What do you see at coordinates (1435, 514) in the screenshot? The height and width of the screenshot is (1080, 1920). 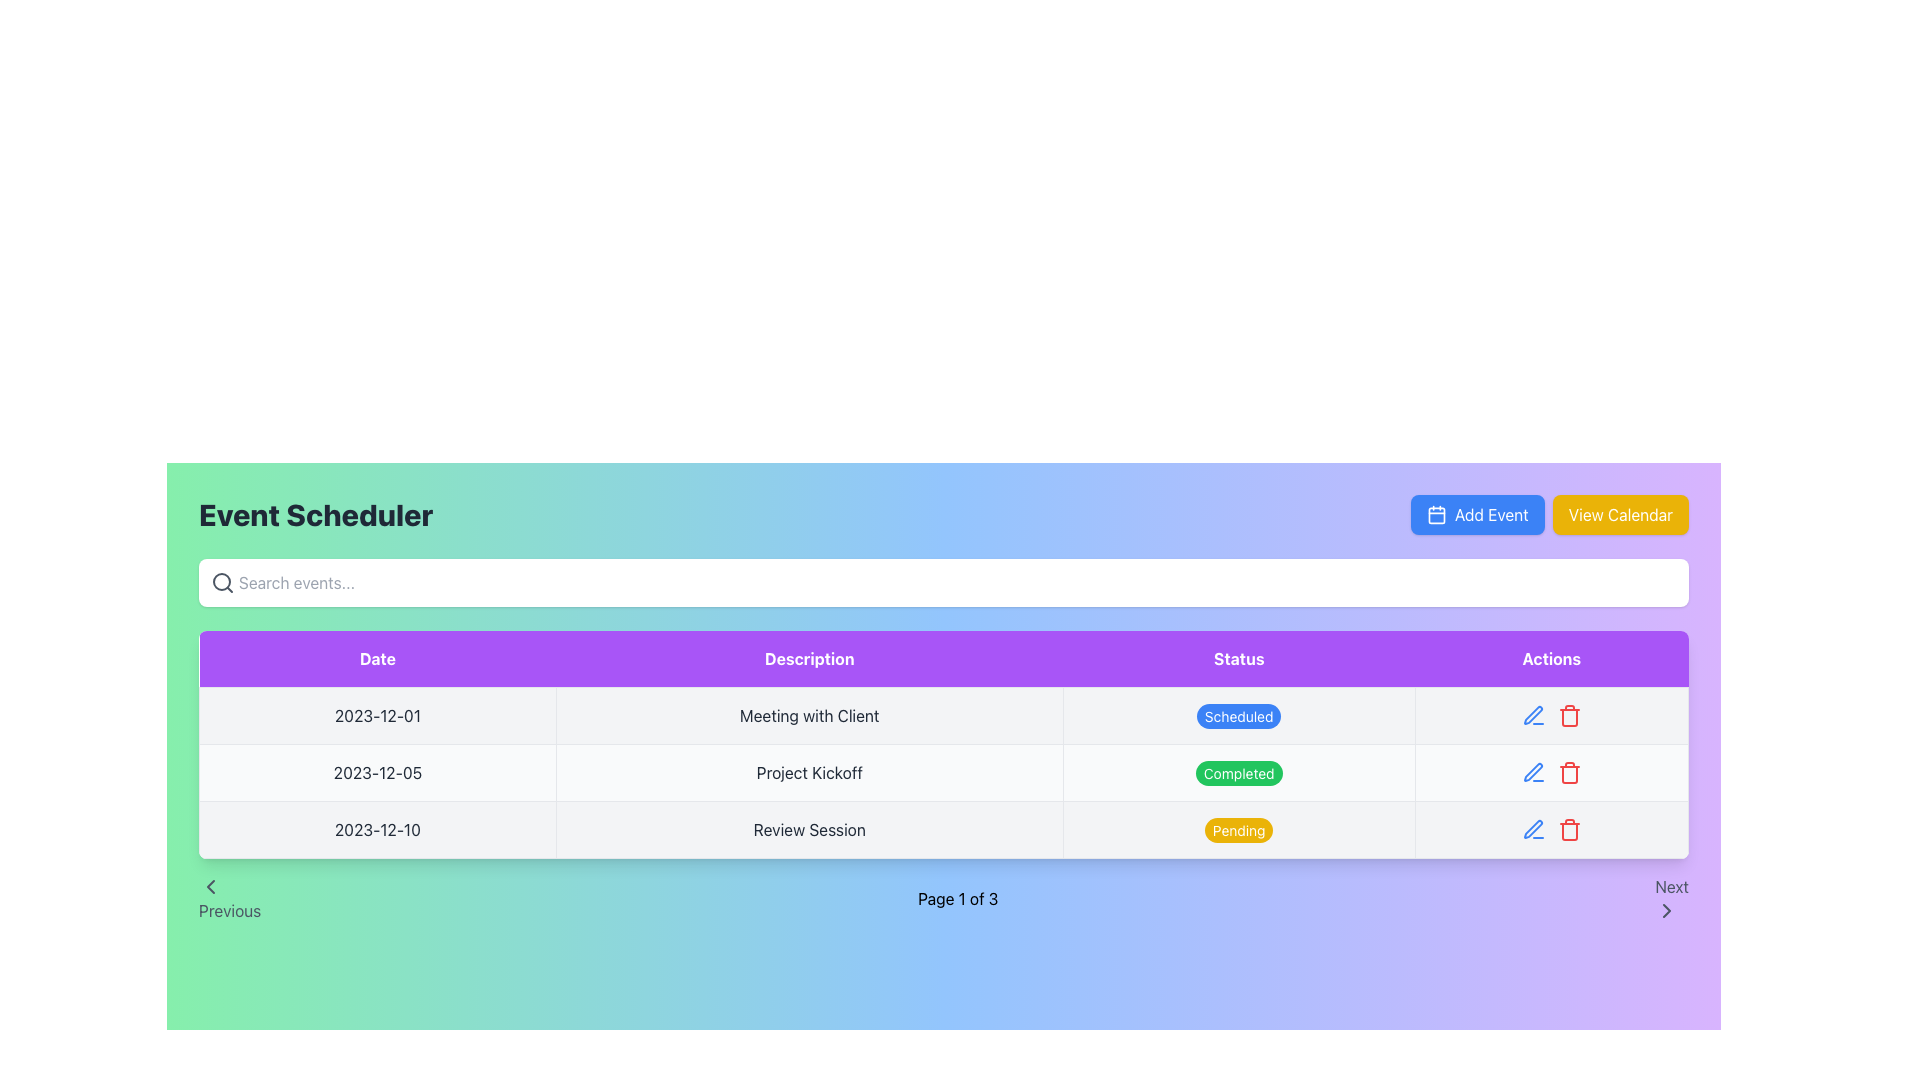 I see `internal rectangular shape of the calendar icon located in the upper-right section of the interface, adjacent to the 'Add Event' button` at bounding box center [1435, 514].